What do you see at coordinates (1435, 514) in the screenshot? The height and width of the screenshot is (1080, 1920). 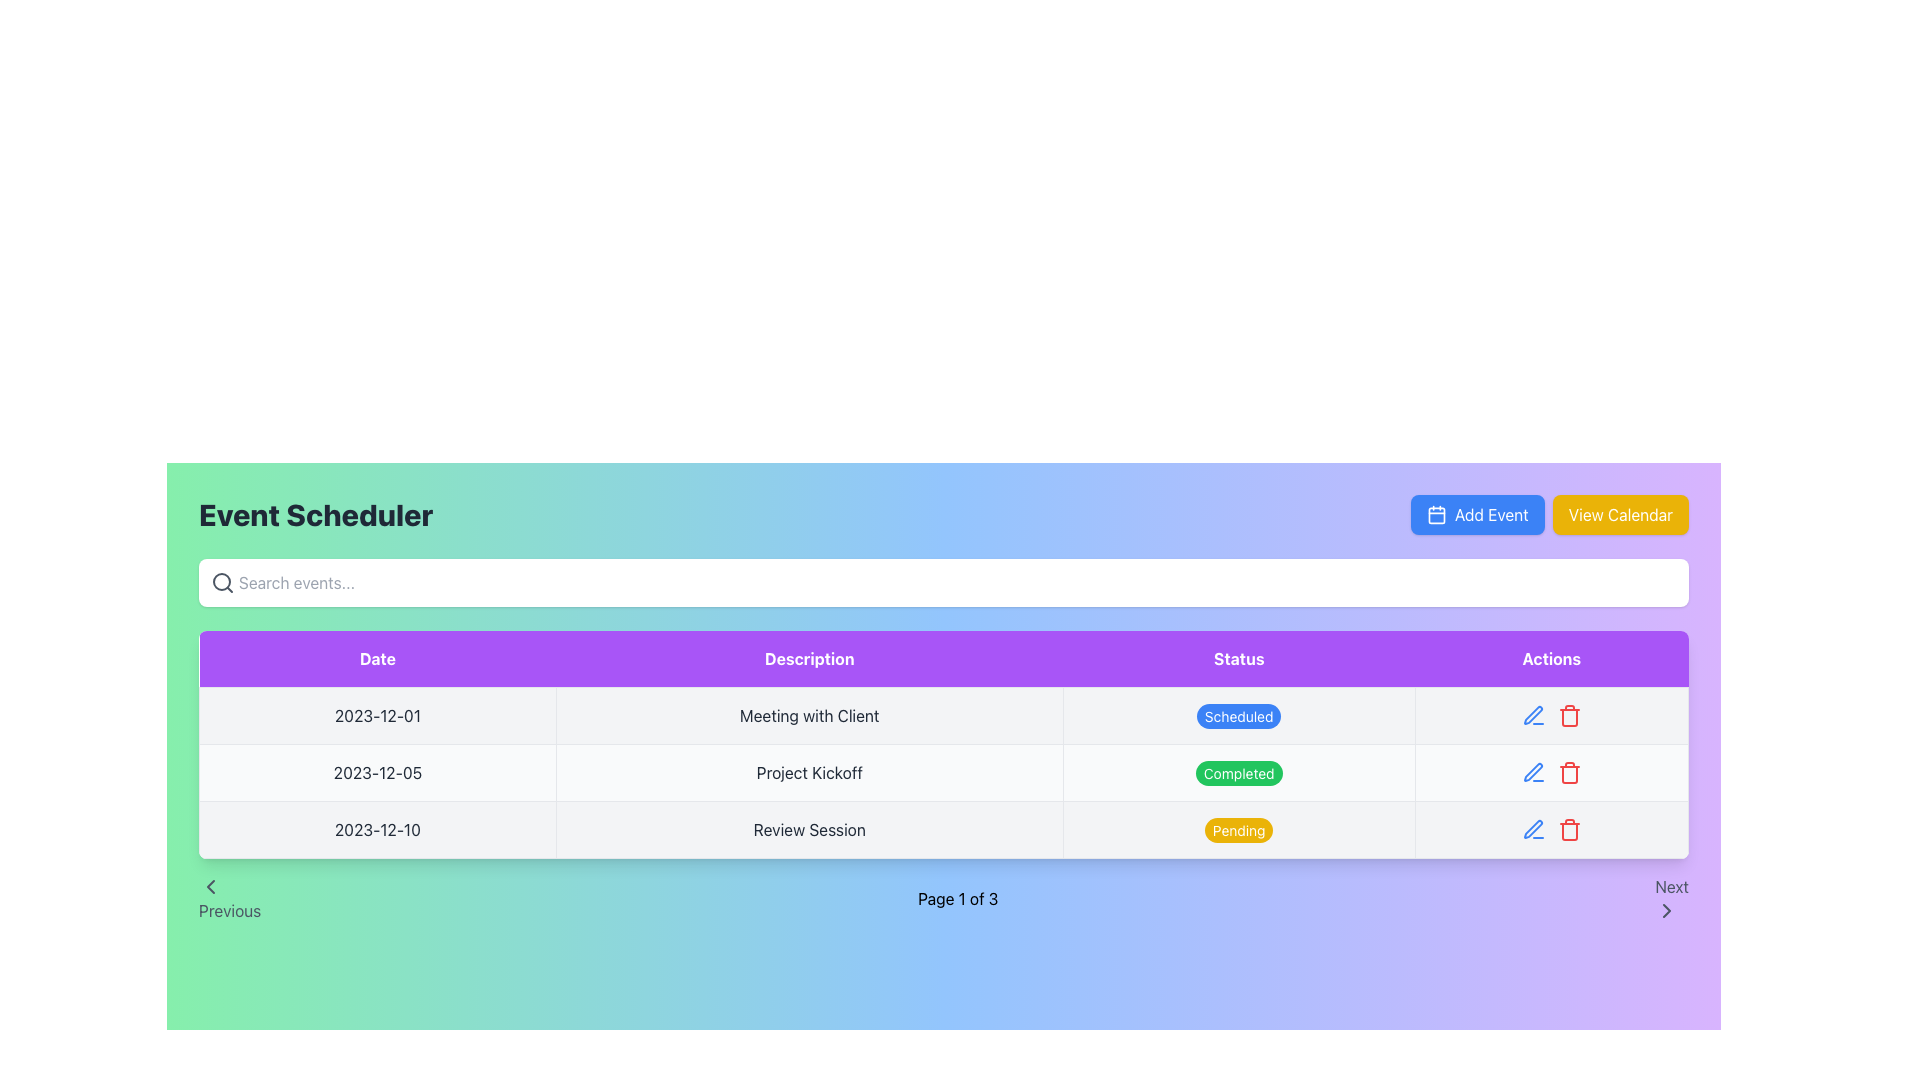 I see `internal rectangular shape of the calendar icon located in the upper-right section of the interface, adjacent to the 'Add Event' button` at bounding box center [1435, 514].